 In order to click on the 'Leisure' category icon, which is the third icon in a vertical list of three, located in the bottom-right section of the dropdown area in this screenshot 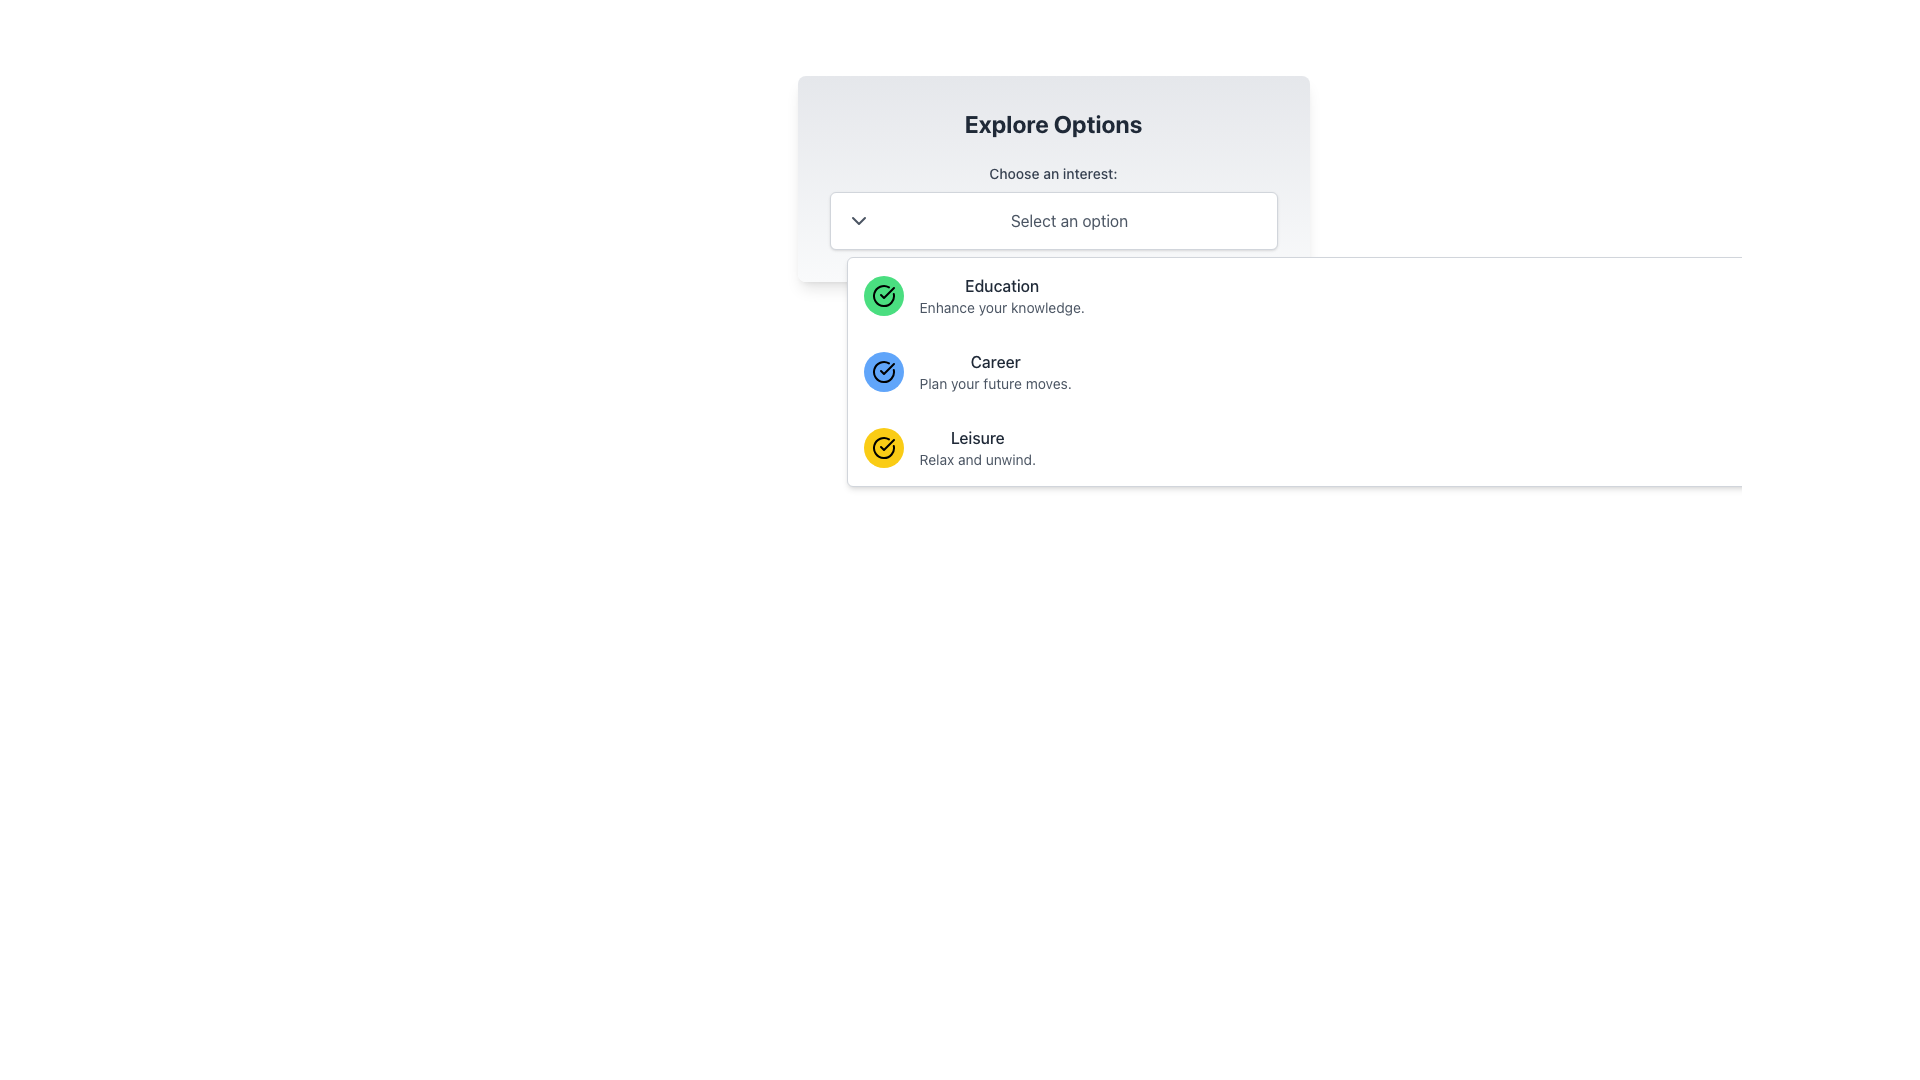, I will do `click(882, 446)`.